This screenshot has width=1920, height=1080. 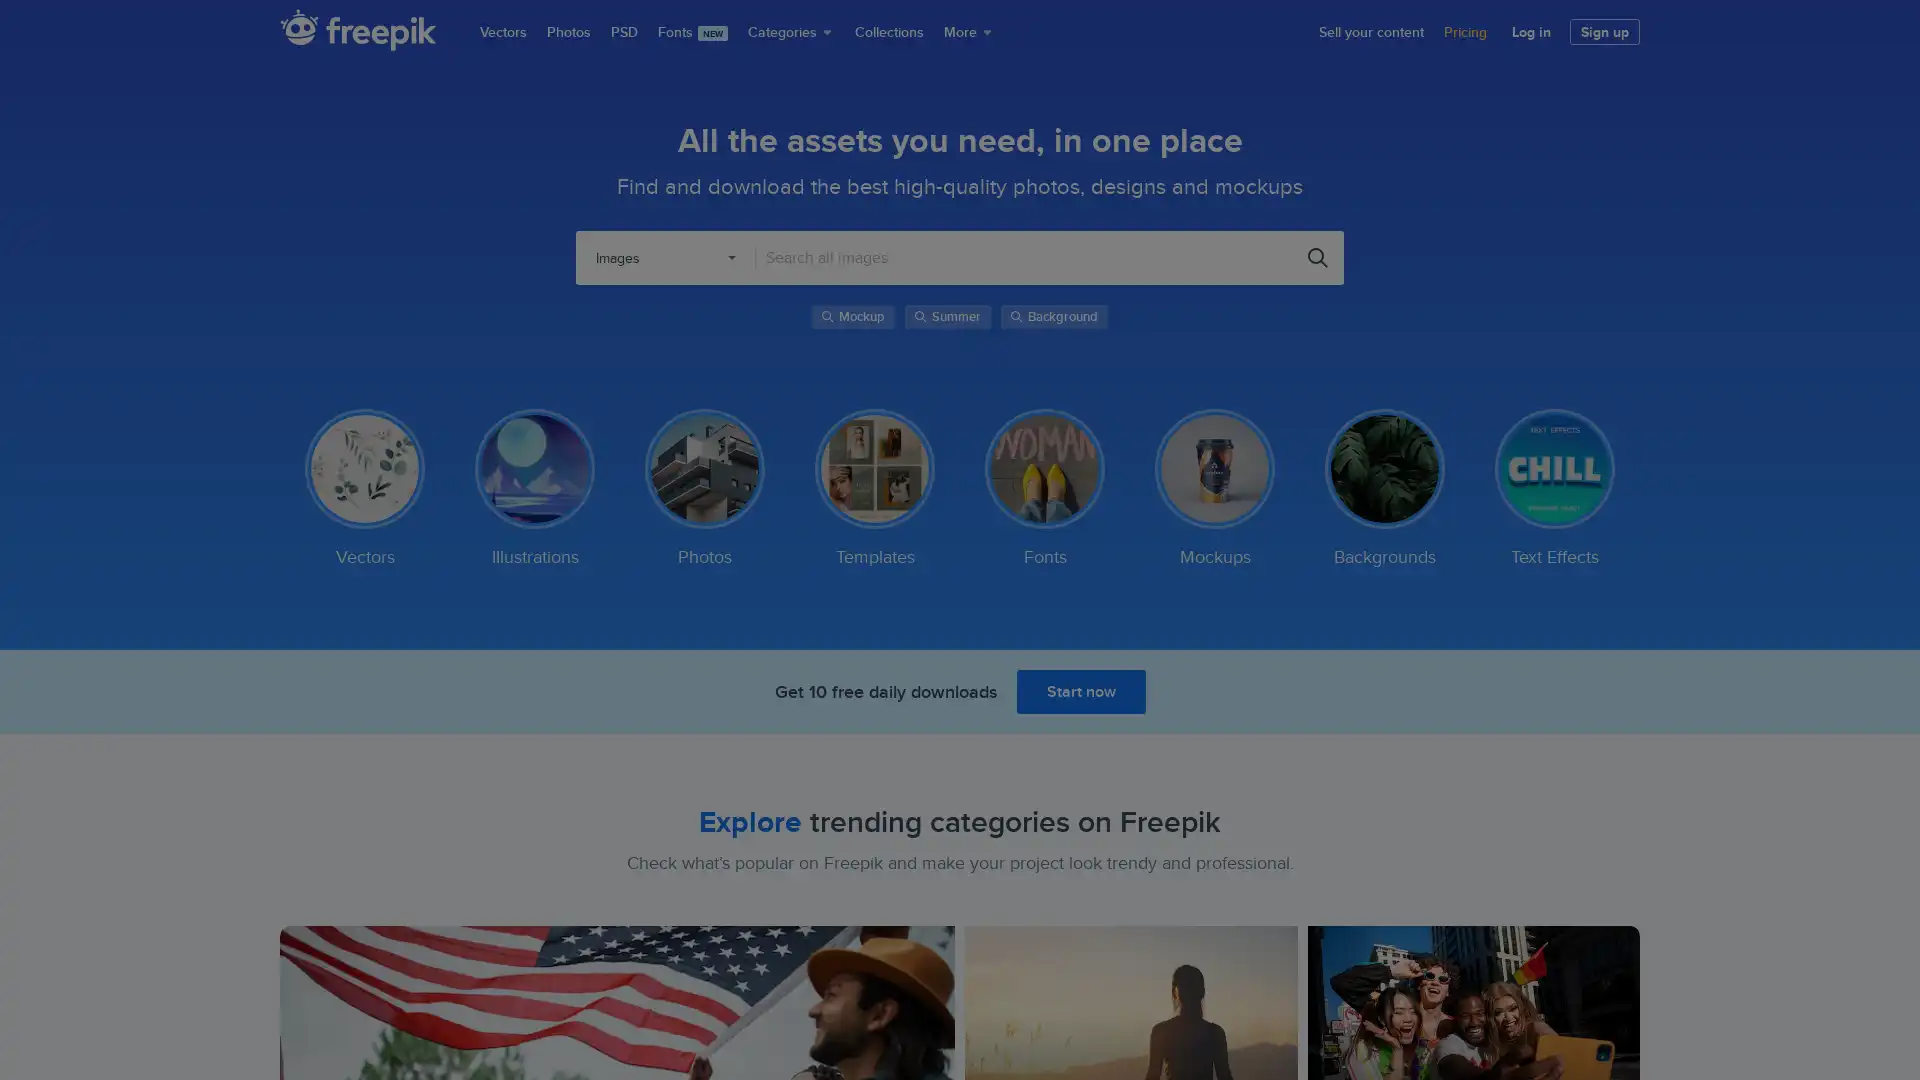 I want to click on Do Not Sell My Personal Information, so click(x=1399, y=1036).